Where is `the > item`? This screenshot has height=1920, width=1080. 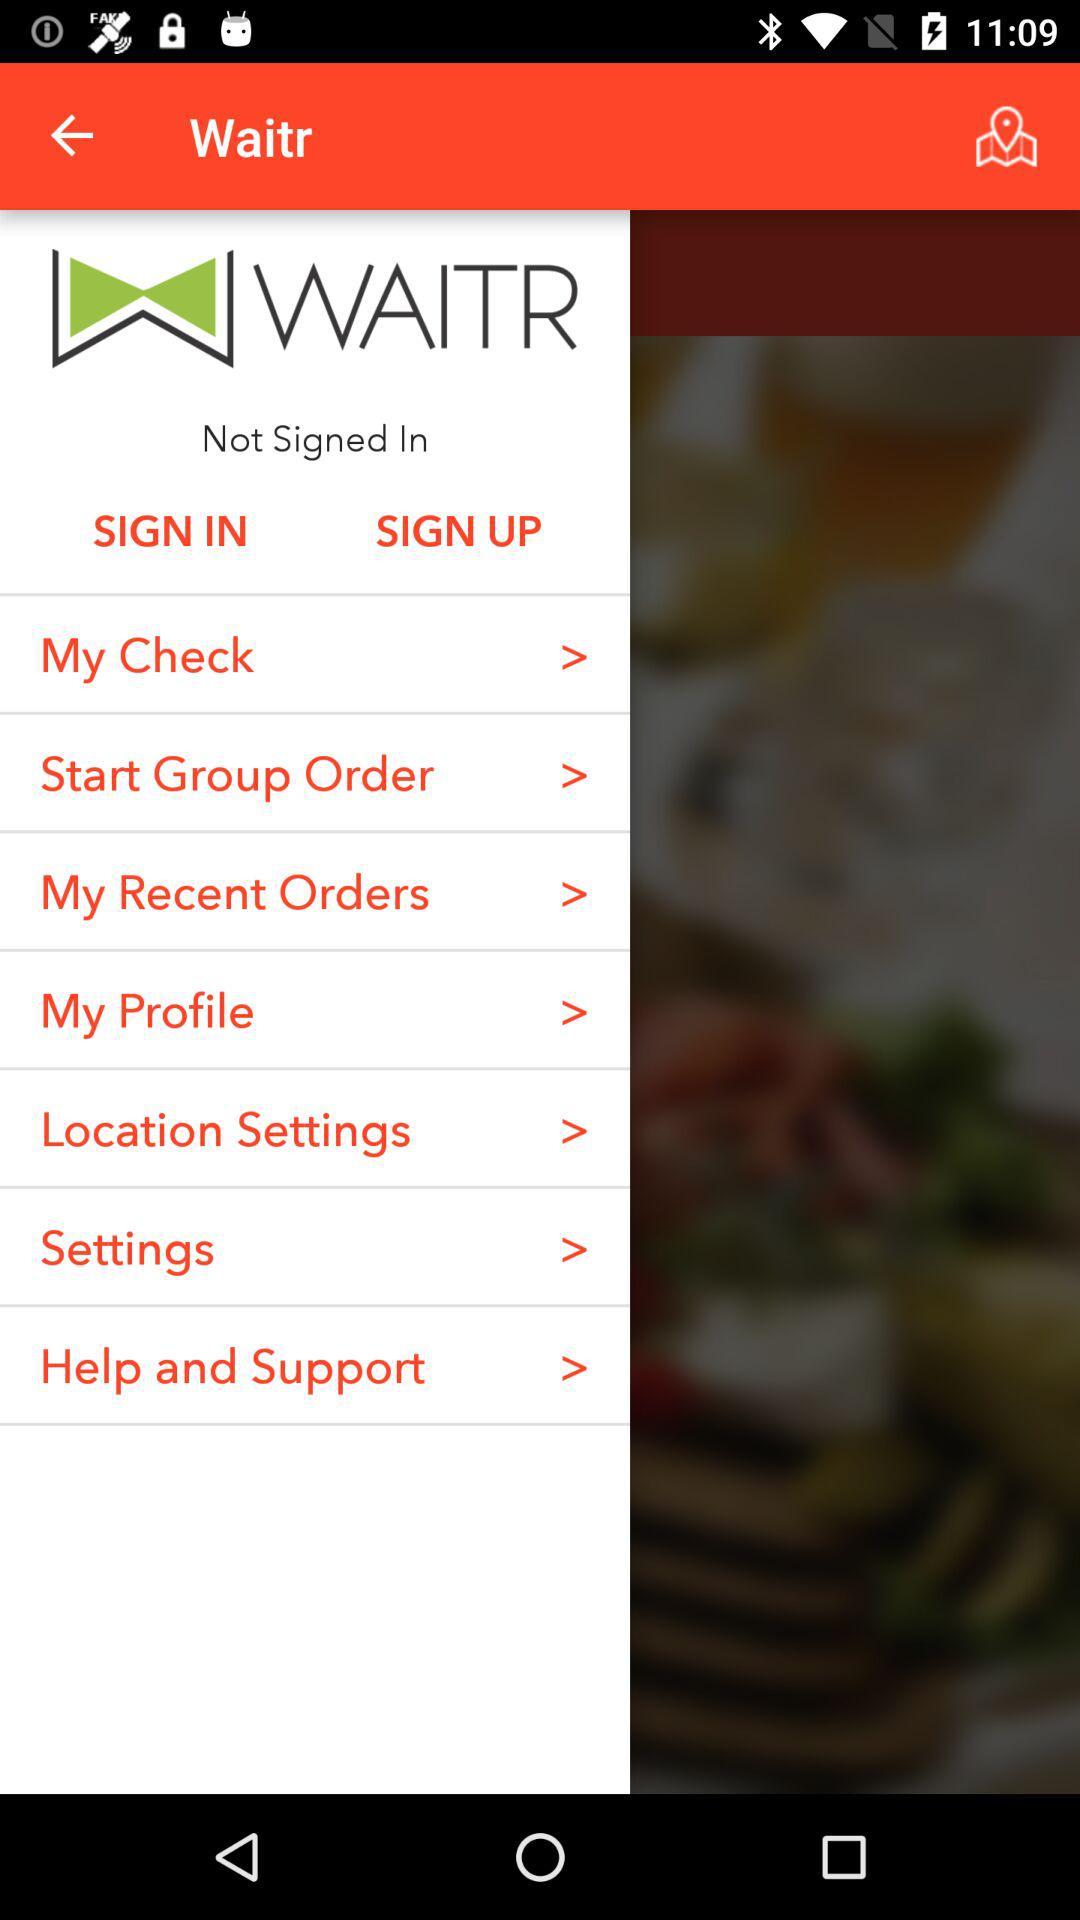 the > item is located at coordinates (574, 1363).